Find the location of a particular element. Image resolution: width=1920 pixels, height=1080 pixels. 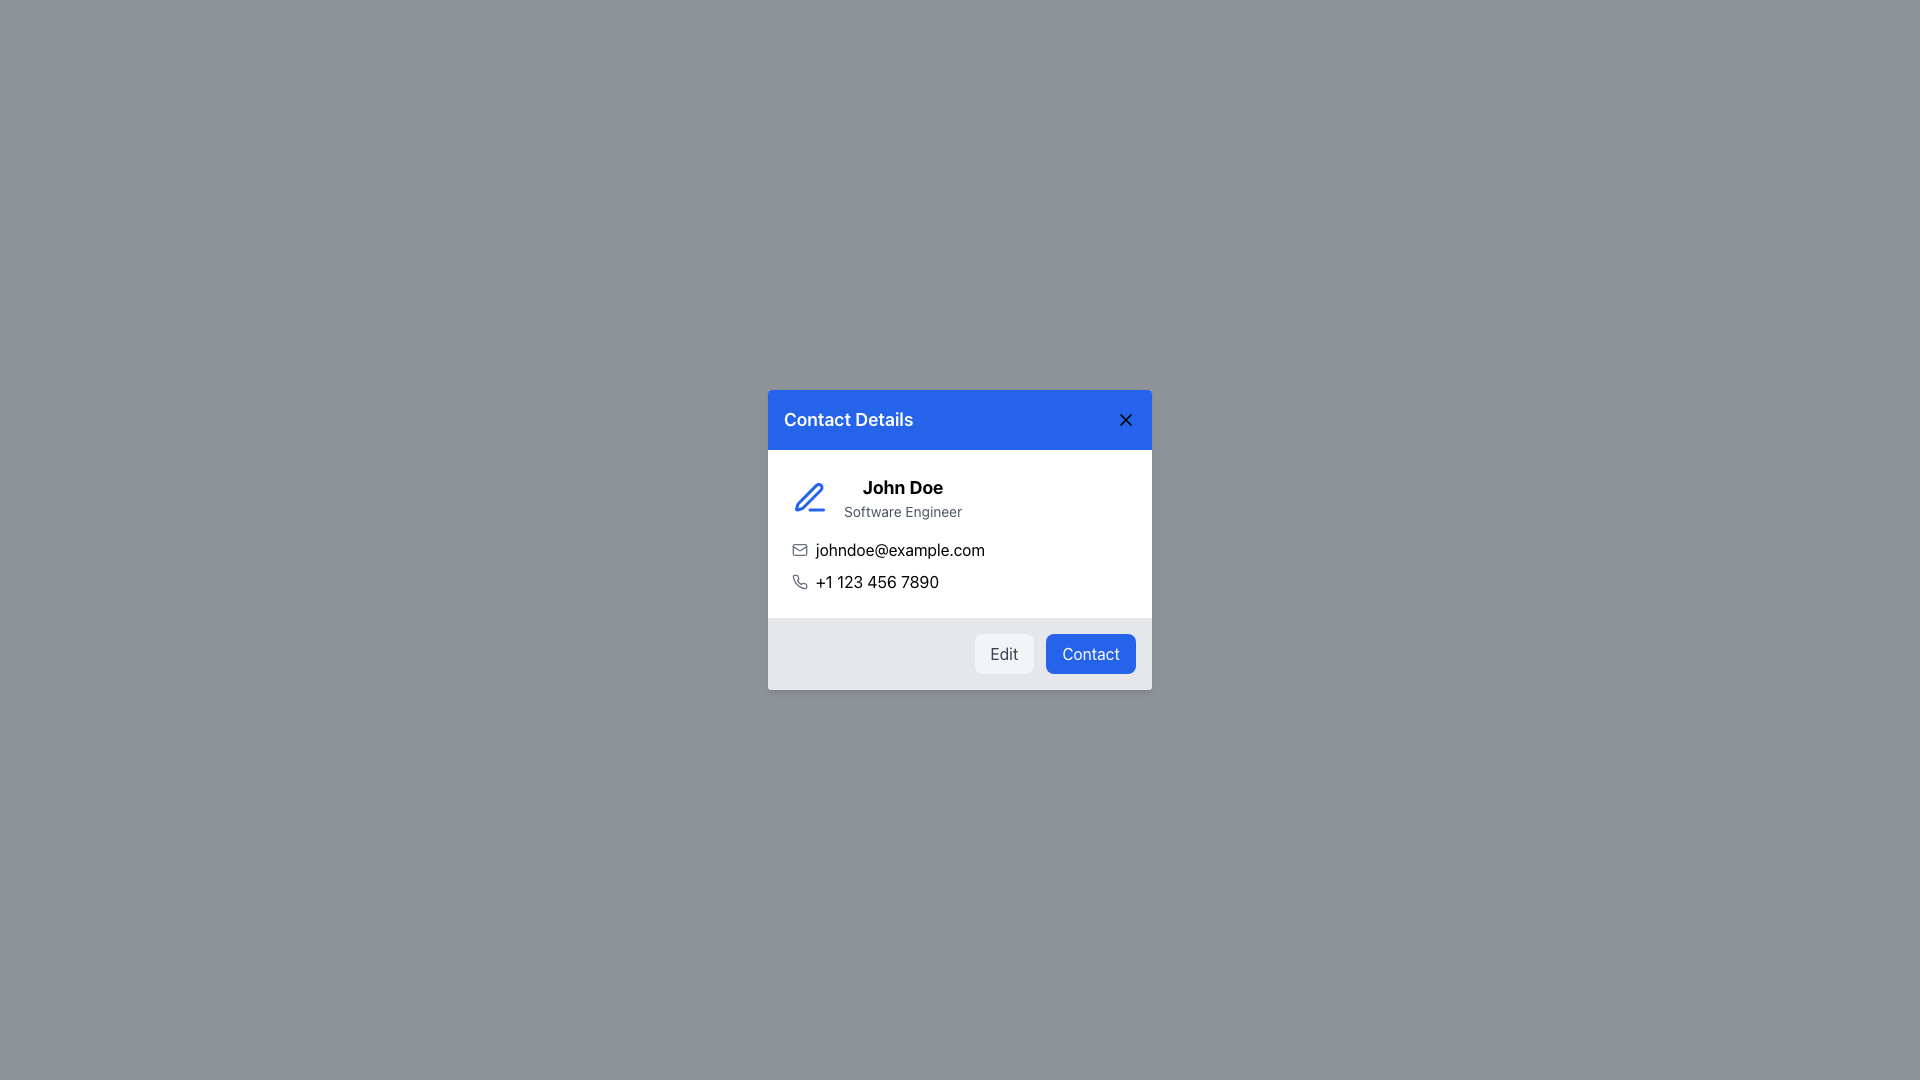

the 'Edit' button, which is a rectangular button with rounded corners located in the bottom-right area of the interface, to initiate editing is located at coordinates (1004, 654).